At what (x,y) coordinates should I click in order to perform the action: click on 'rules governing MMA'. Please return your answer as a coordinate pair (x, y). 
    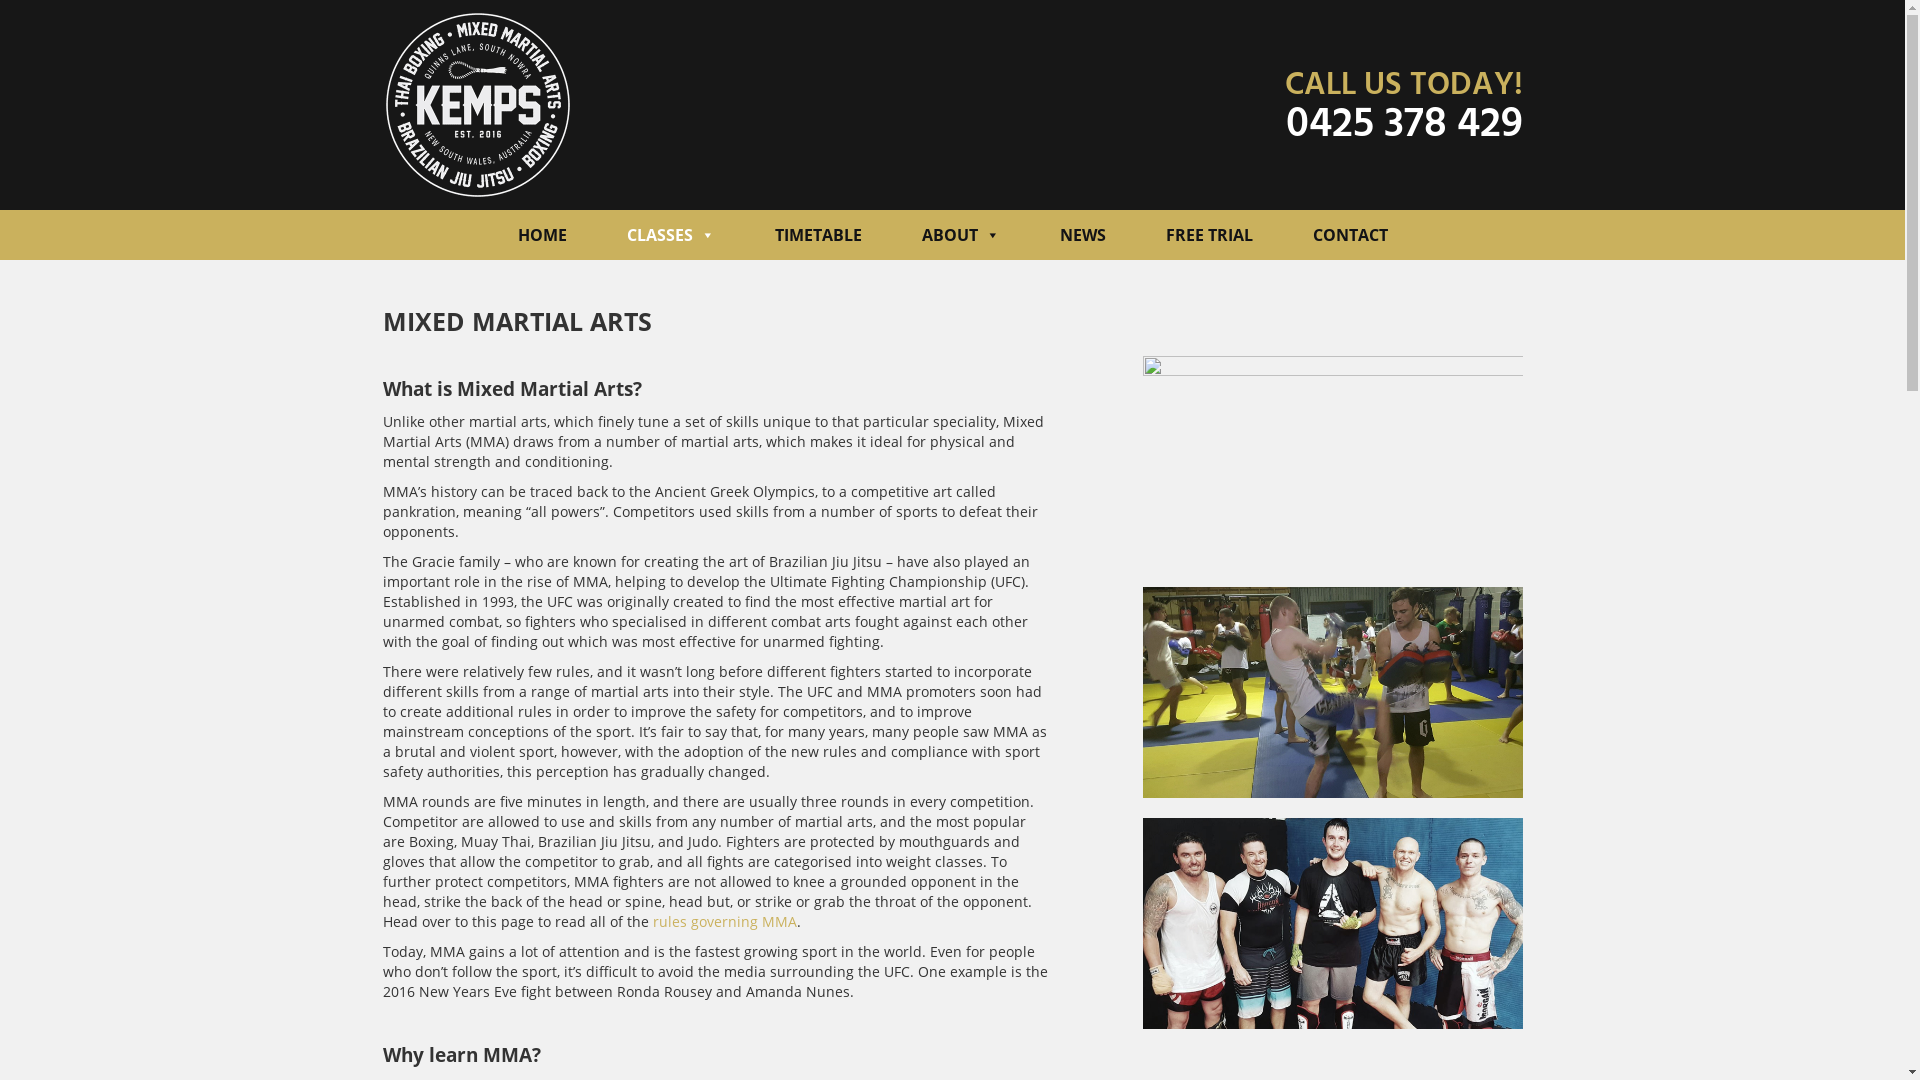
    Looking at the image, I should click on (723, 921).